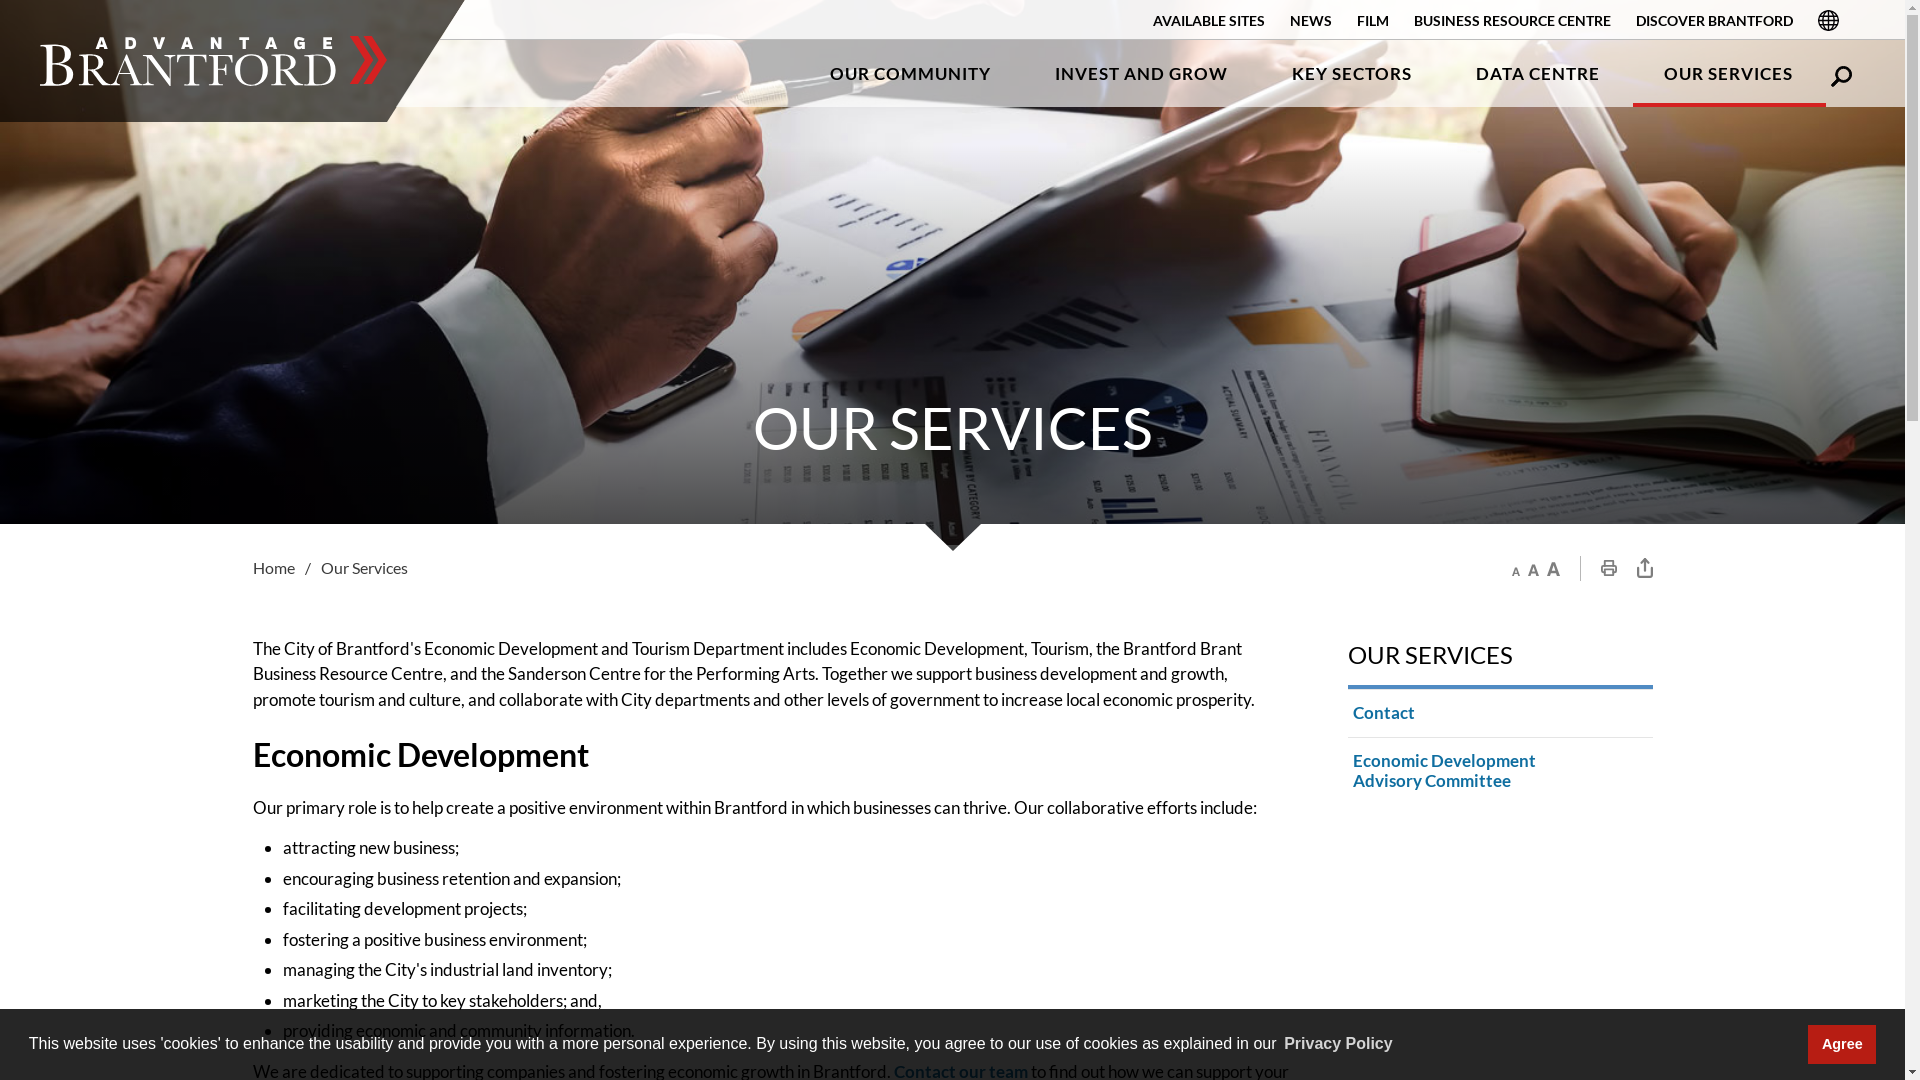  I want to click on 'Home', so click(285, 567).